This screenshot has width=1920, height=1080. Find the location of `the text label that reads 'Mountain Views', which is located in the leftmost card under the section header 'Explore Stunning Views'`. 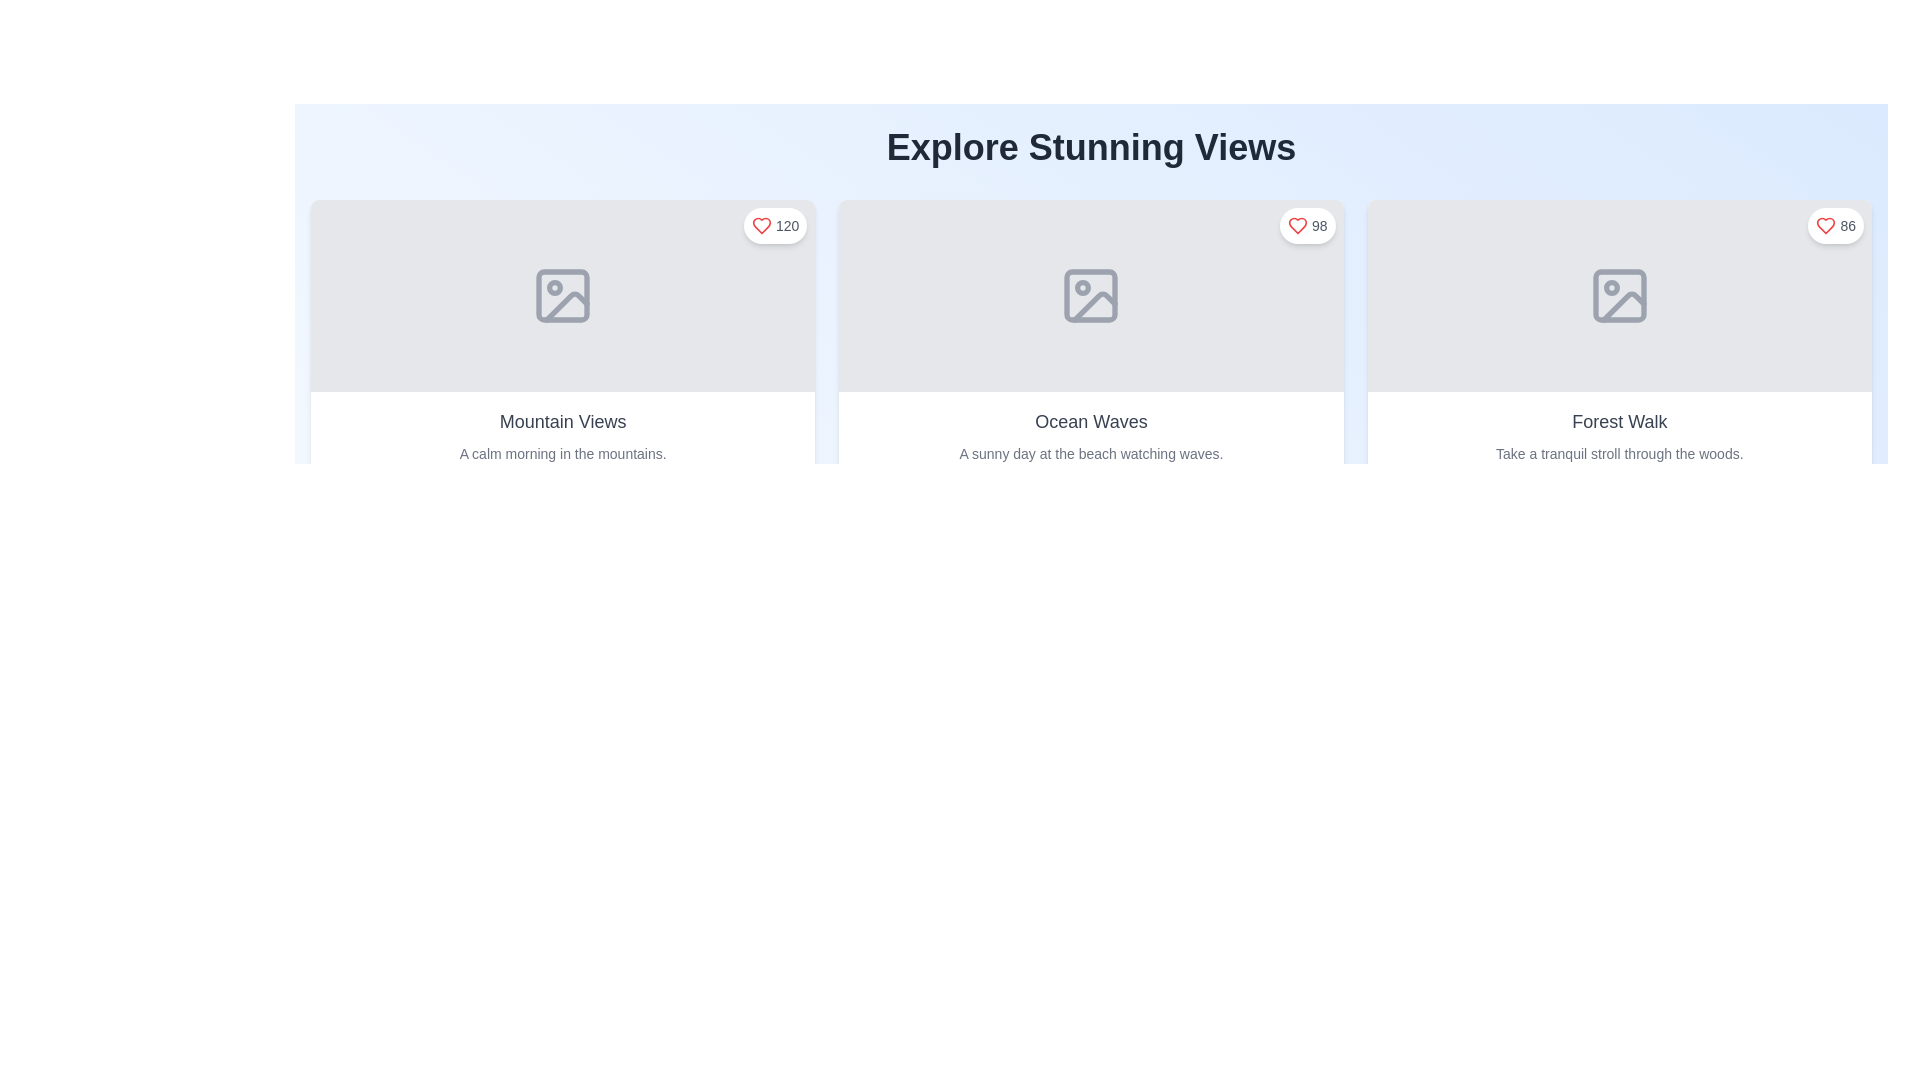

the text label that reads 'Mountain Views', which is located in the leftmost card under the section header 'Explore Stunning Views' is located at coordinates (562, 420).